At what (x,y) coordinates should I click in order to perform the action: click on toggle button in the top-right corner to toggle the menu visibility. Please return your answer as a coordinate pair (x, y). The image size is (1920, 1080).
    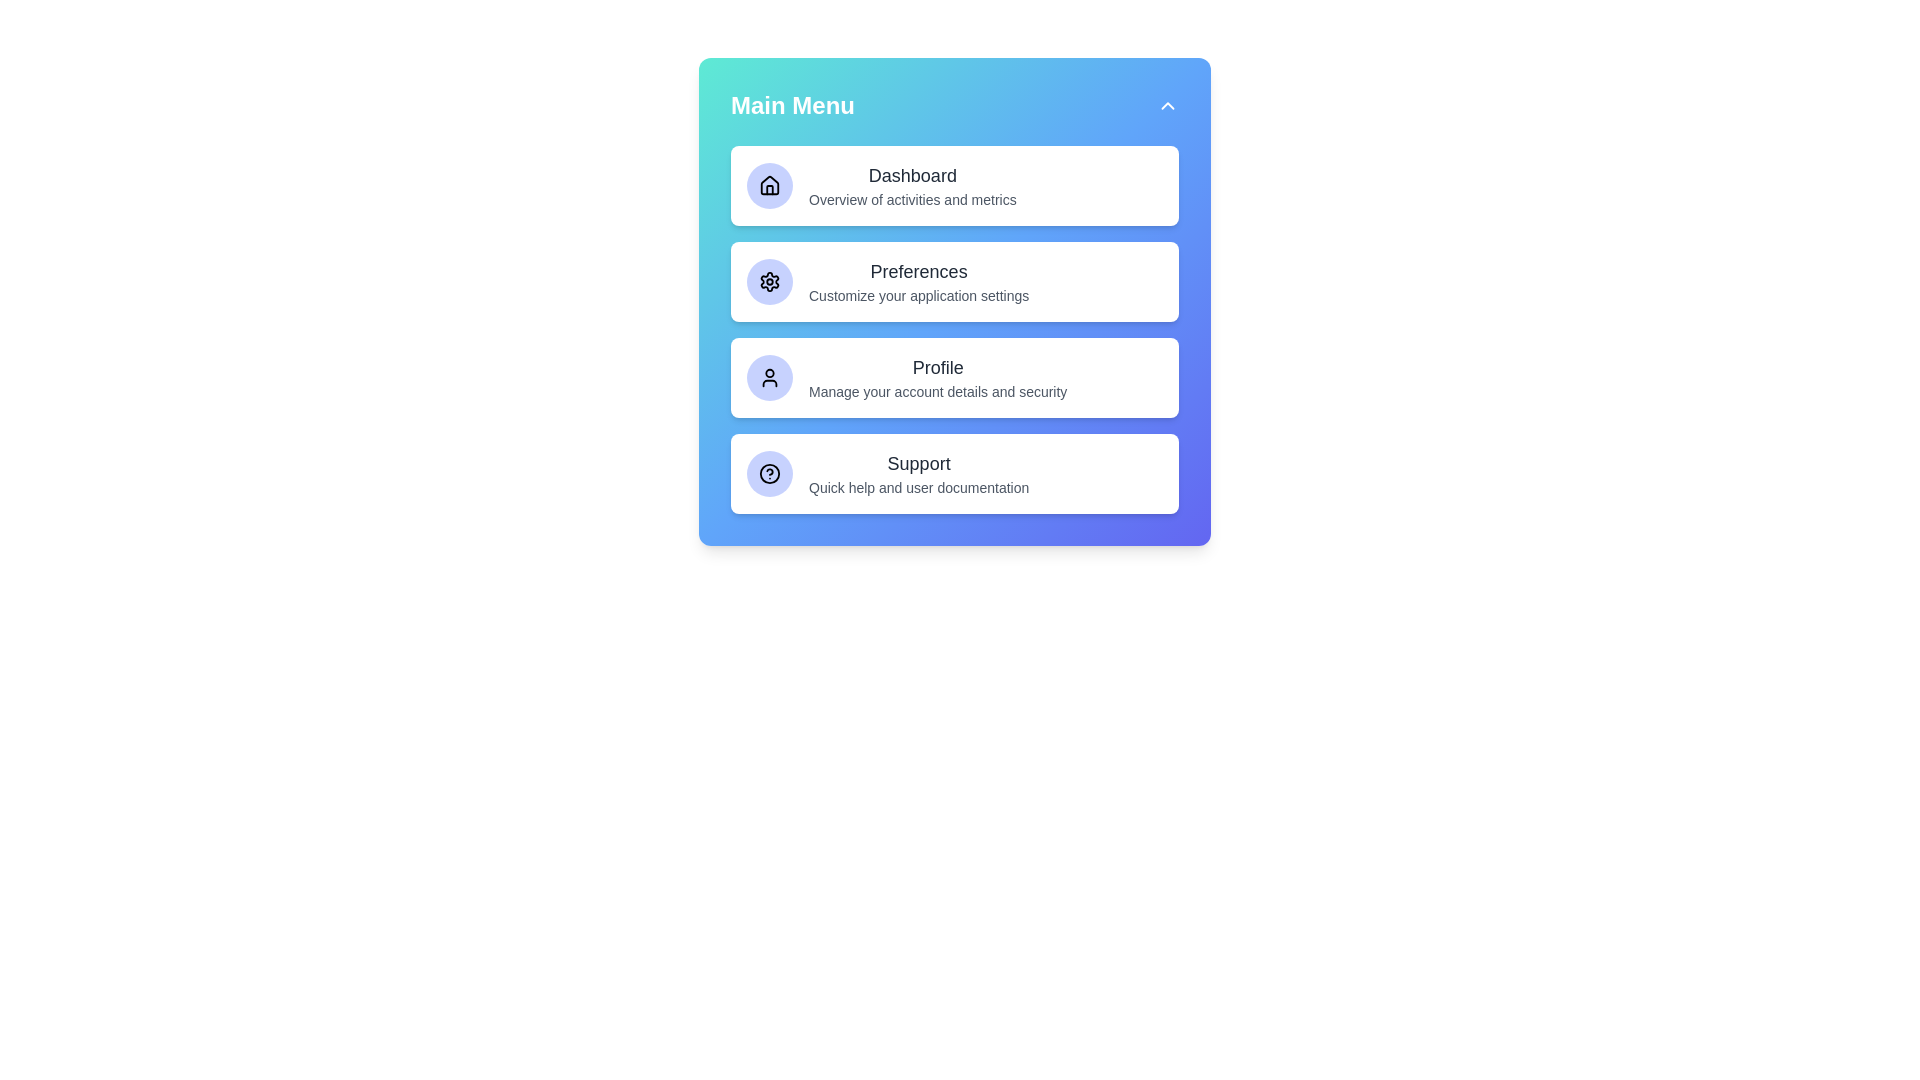
    Looking at the image, I should click on (1167, 105).